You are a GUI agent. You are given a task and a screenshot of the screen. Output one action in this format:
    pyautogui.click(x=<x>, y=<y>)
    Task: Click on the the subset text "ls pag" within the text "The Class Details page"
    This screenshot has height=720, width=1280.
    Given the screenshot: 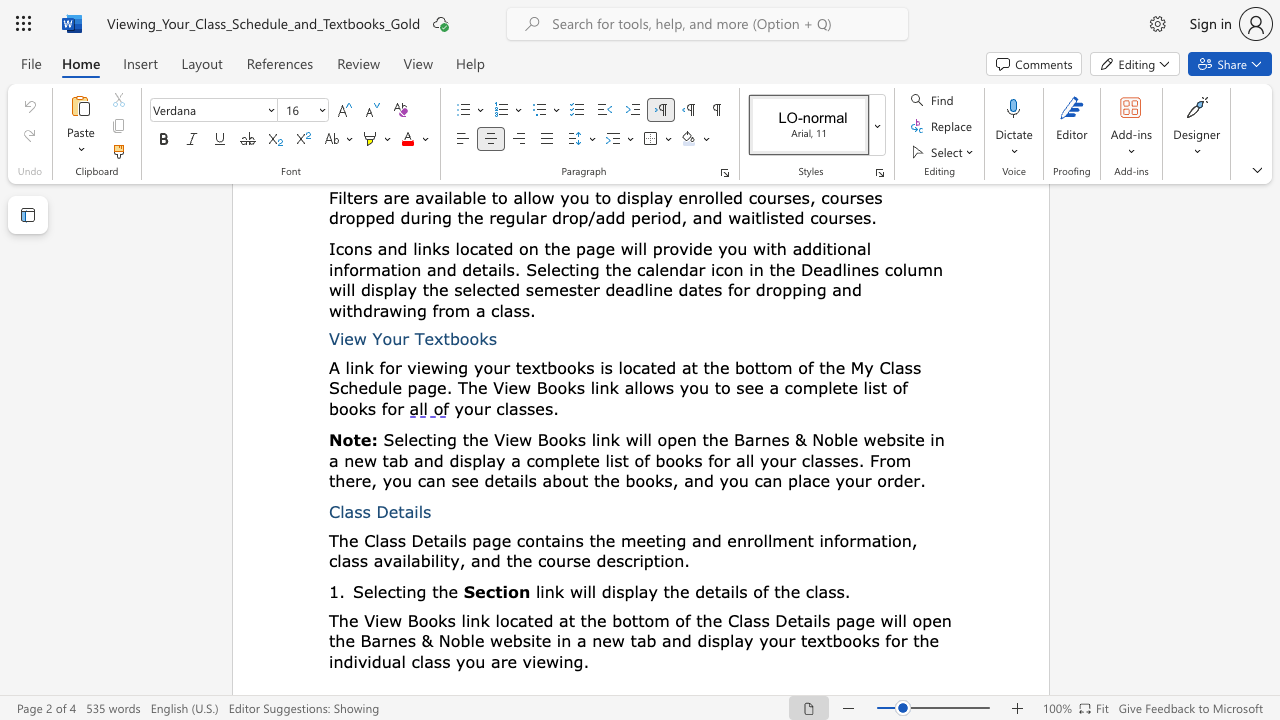 What is the action you would take?
    pyautogui.click(x=452, y=540)
    